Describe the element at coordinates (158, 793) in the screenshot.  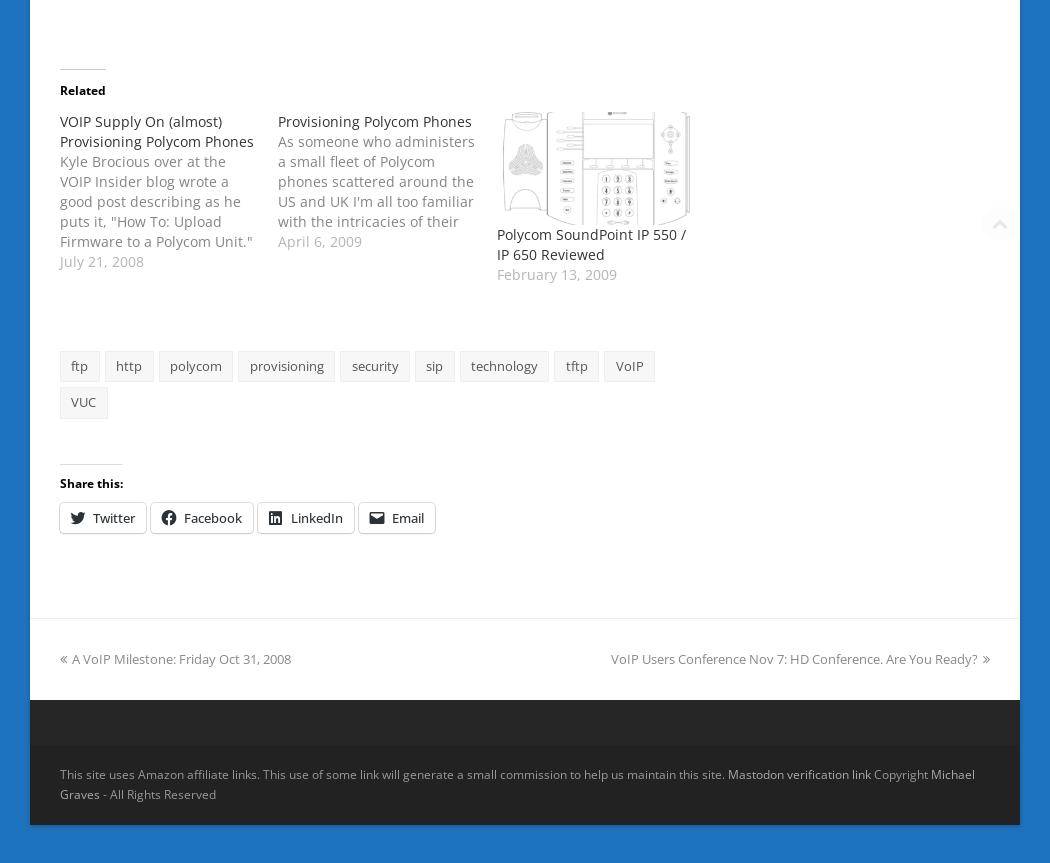
I see `'- All Rights Reserved'` at that location.